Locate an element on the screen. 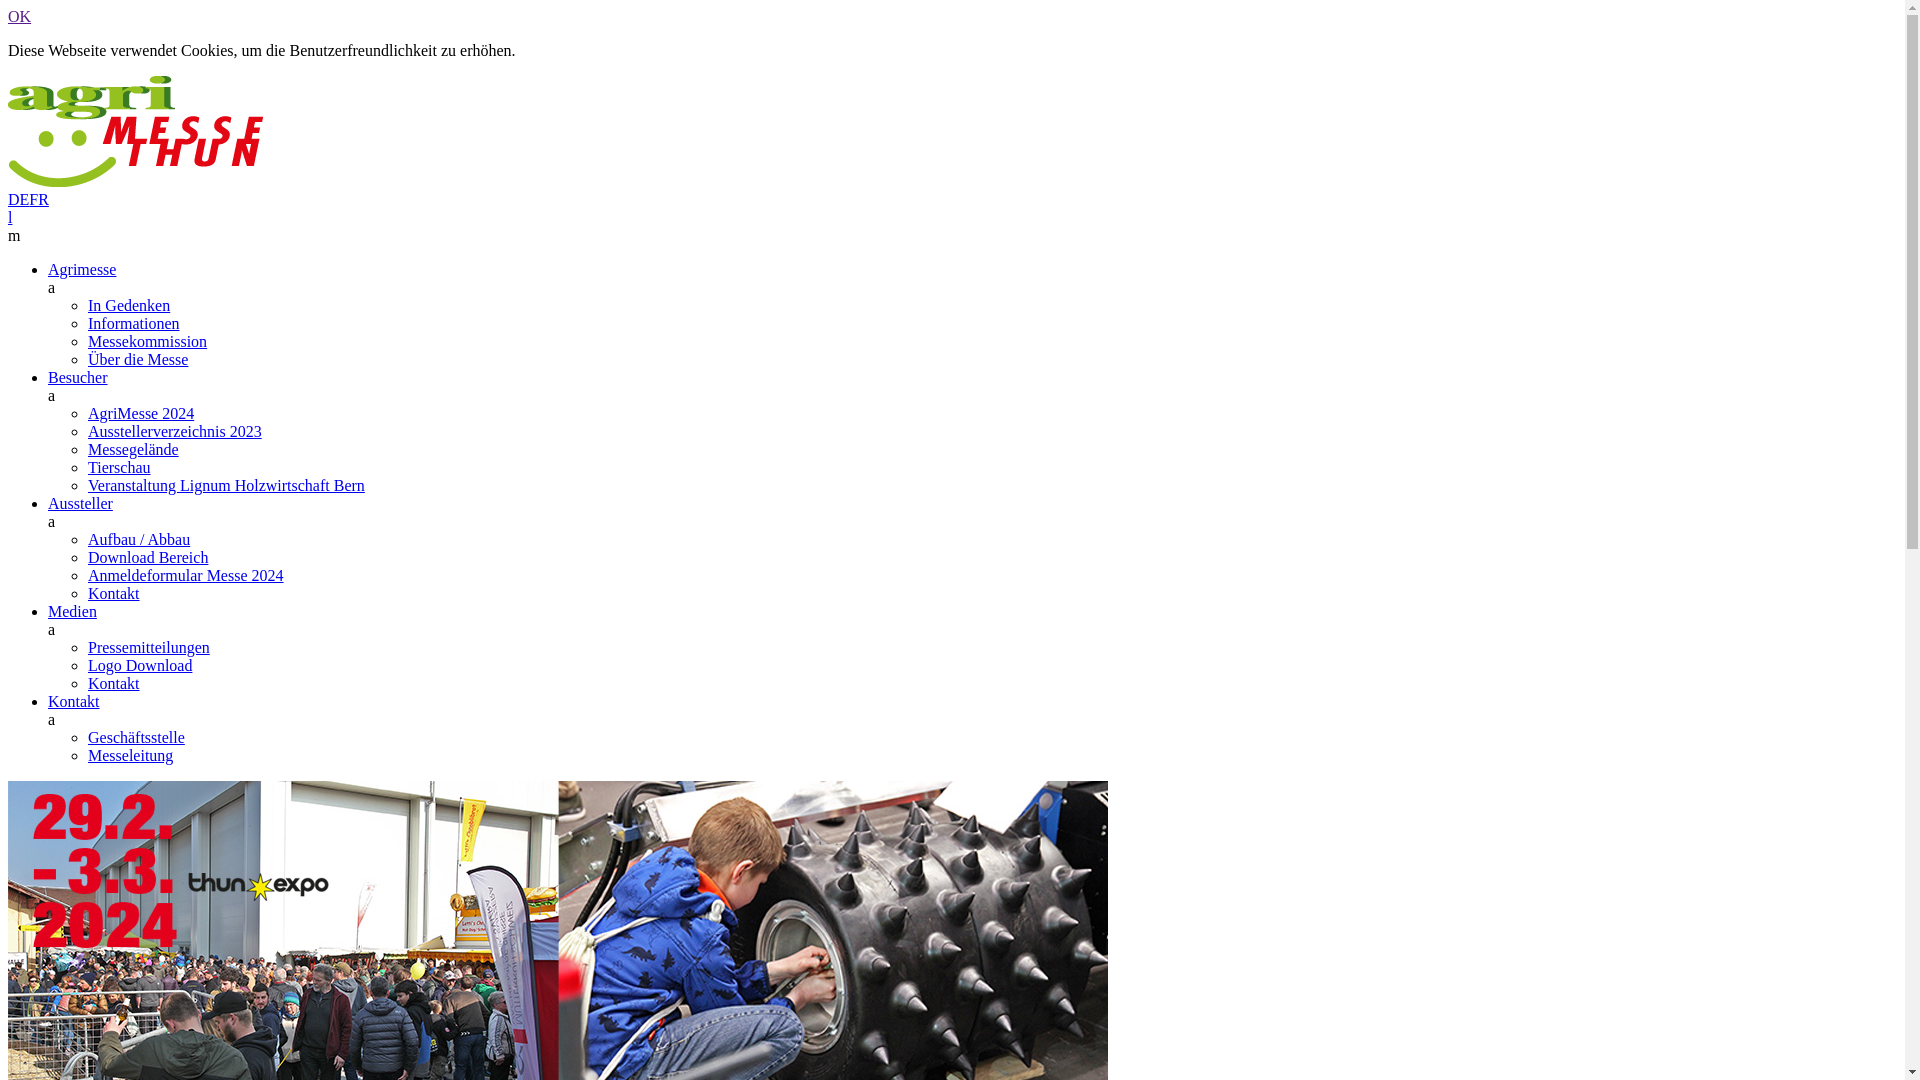  'Informationen' is located at coordinates (133, 322).